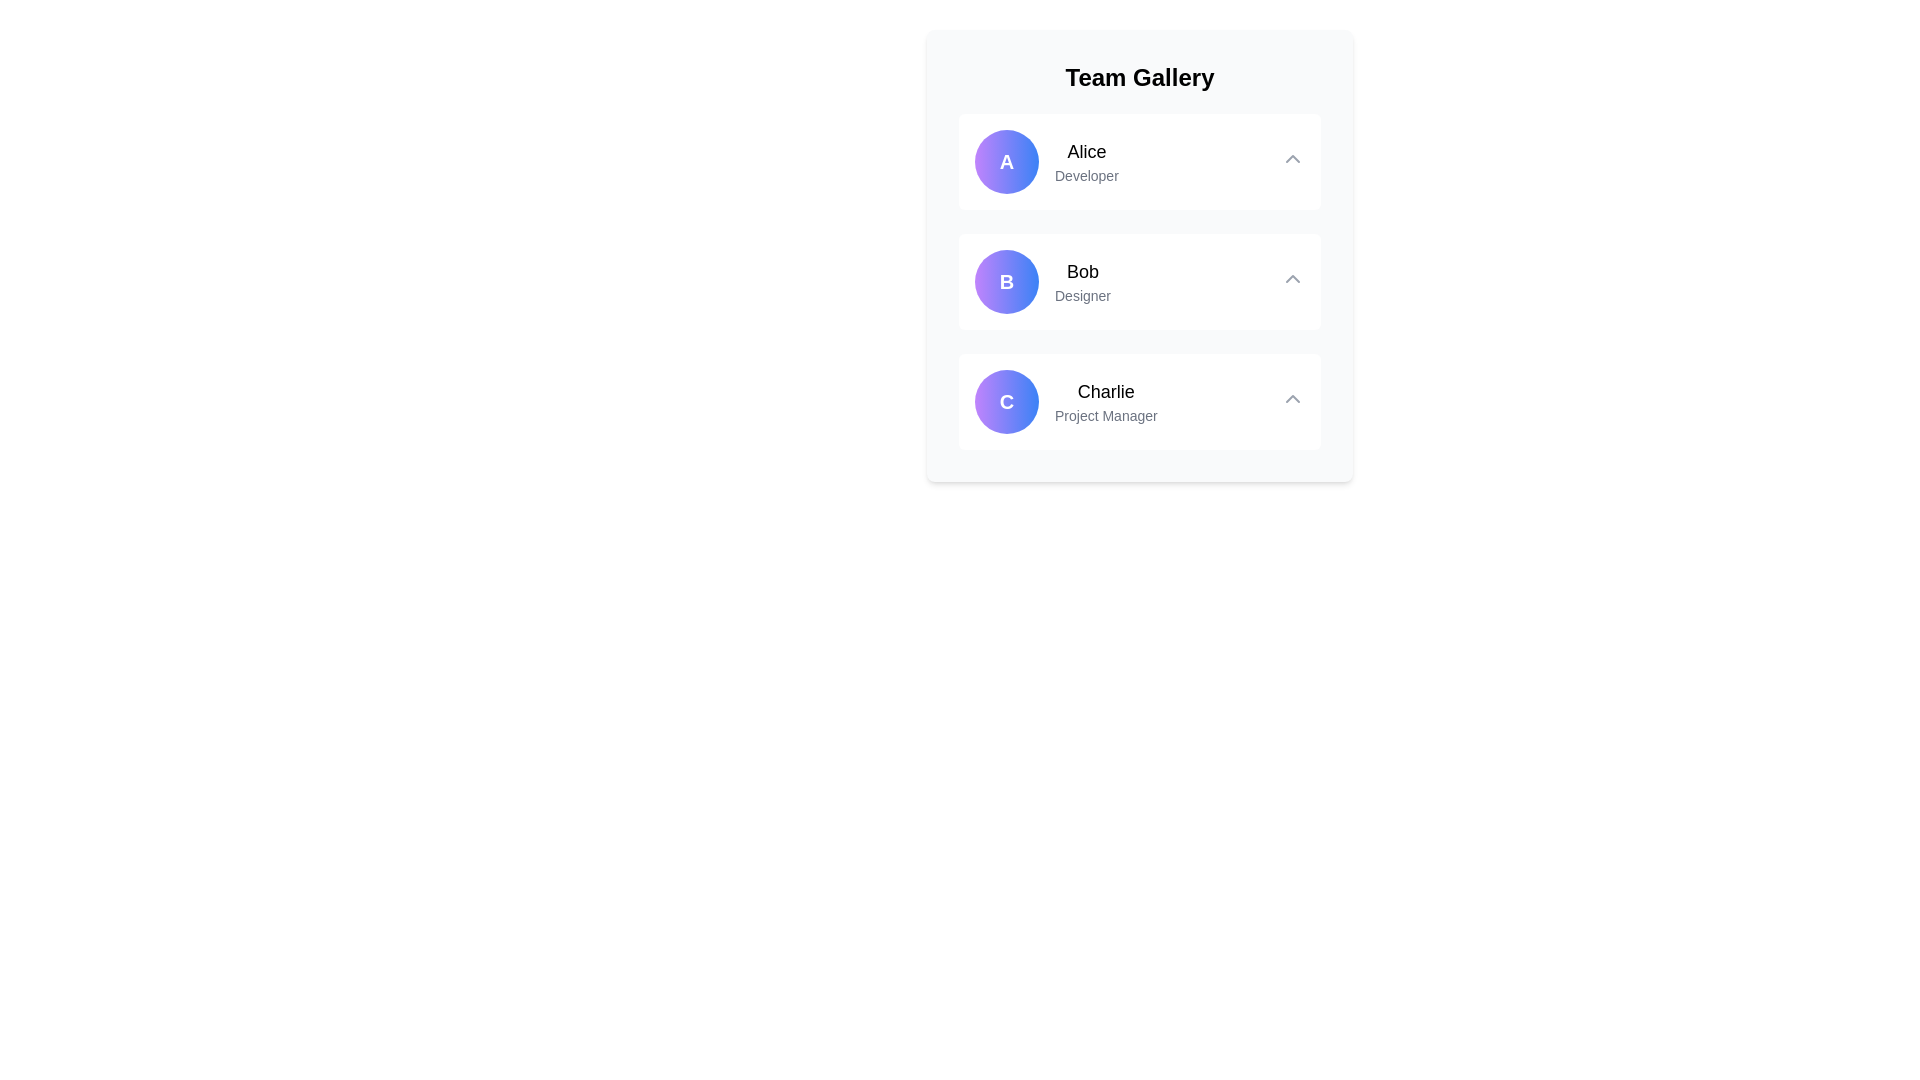 The width and height of the screenshot is (1920, 1080). Describe the element at coordinates (1007, 401) in the screenshot. I see `the circular icon with a gradient background transitioning from purple to blue, featuring a white letter 'C' in the center, located in the third list item of the team gallery next to 'Charlie, Project Manager'` at that location.